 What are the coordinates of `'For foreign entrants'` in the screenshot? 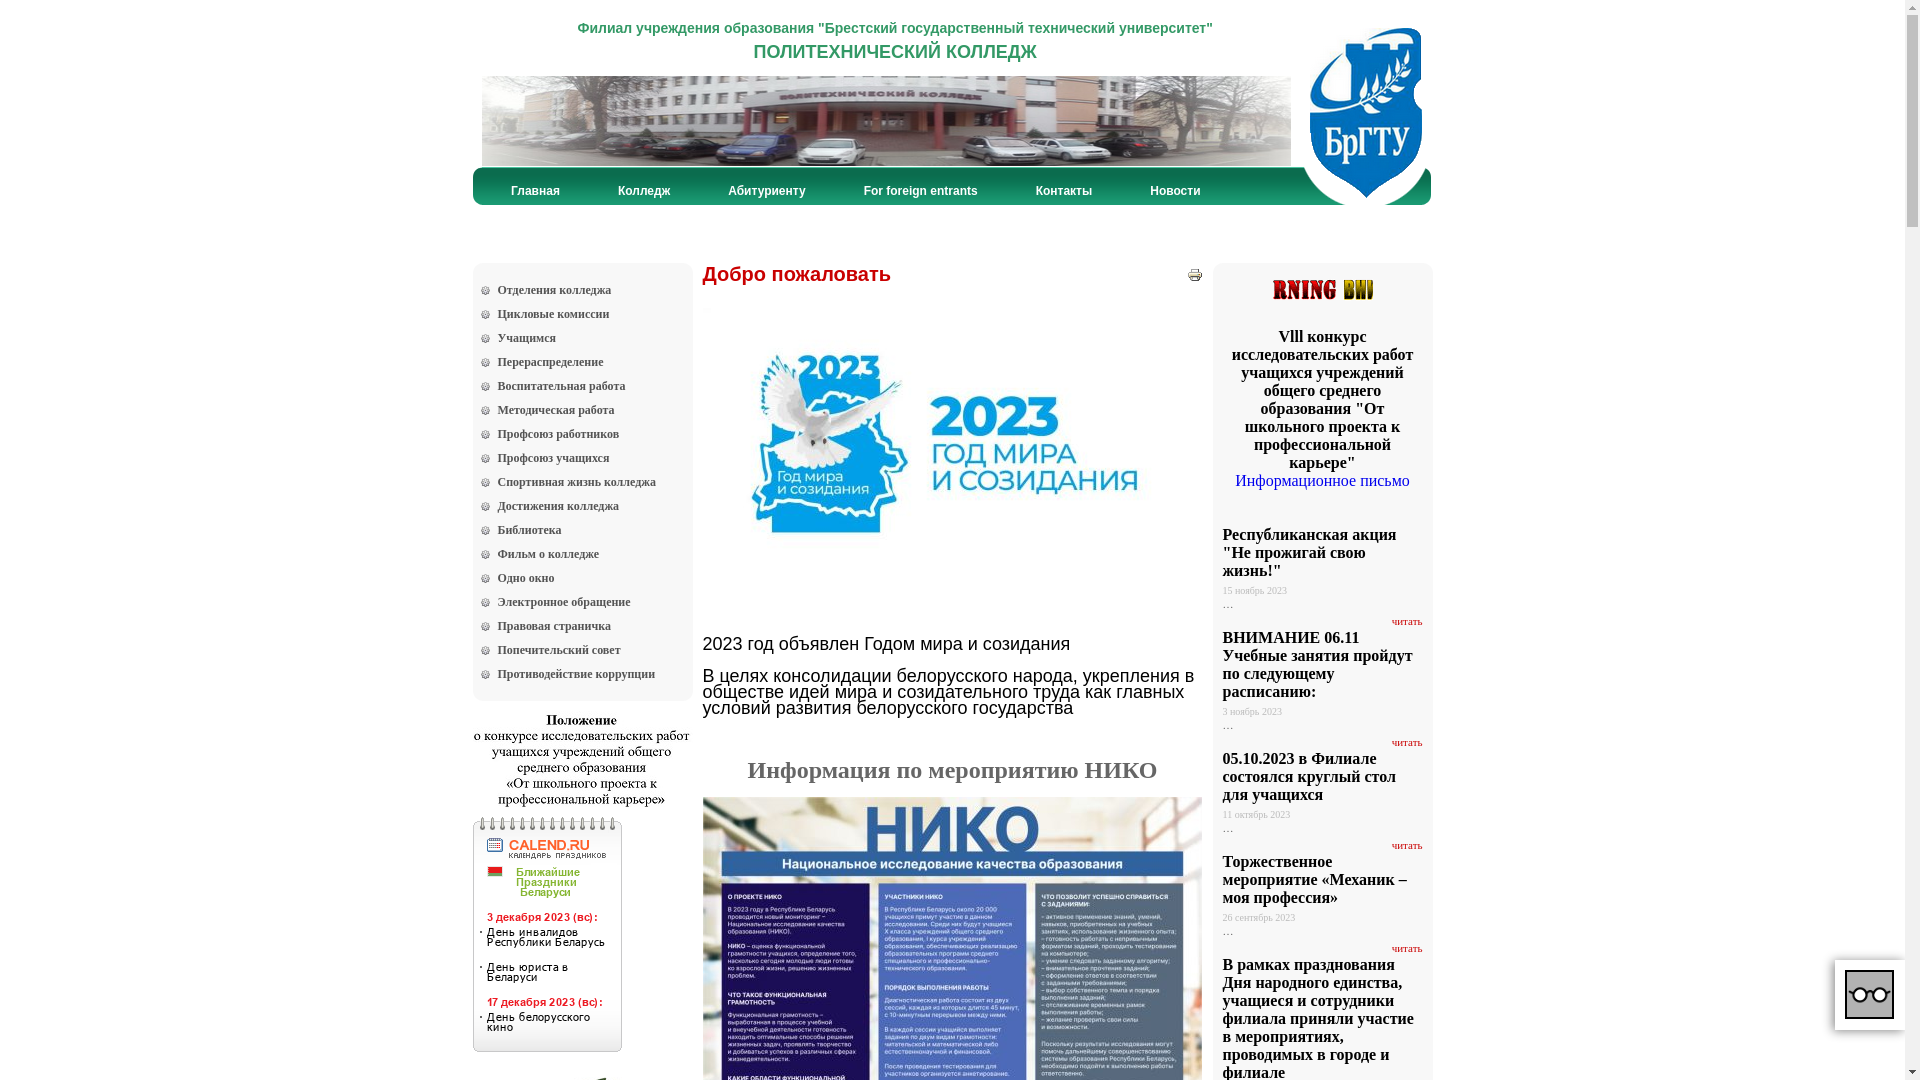 It's located at (920, 191).